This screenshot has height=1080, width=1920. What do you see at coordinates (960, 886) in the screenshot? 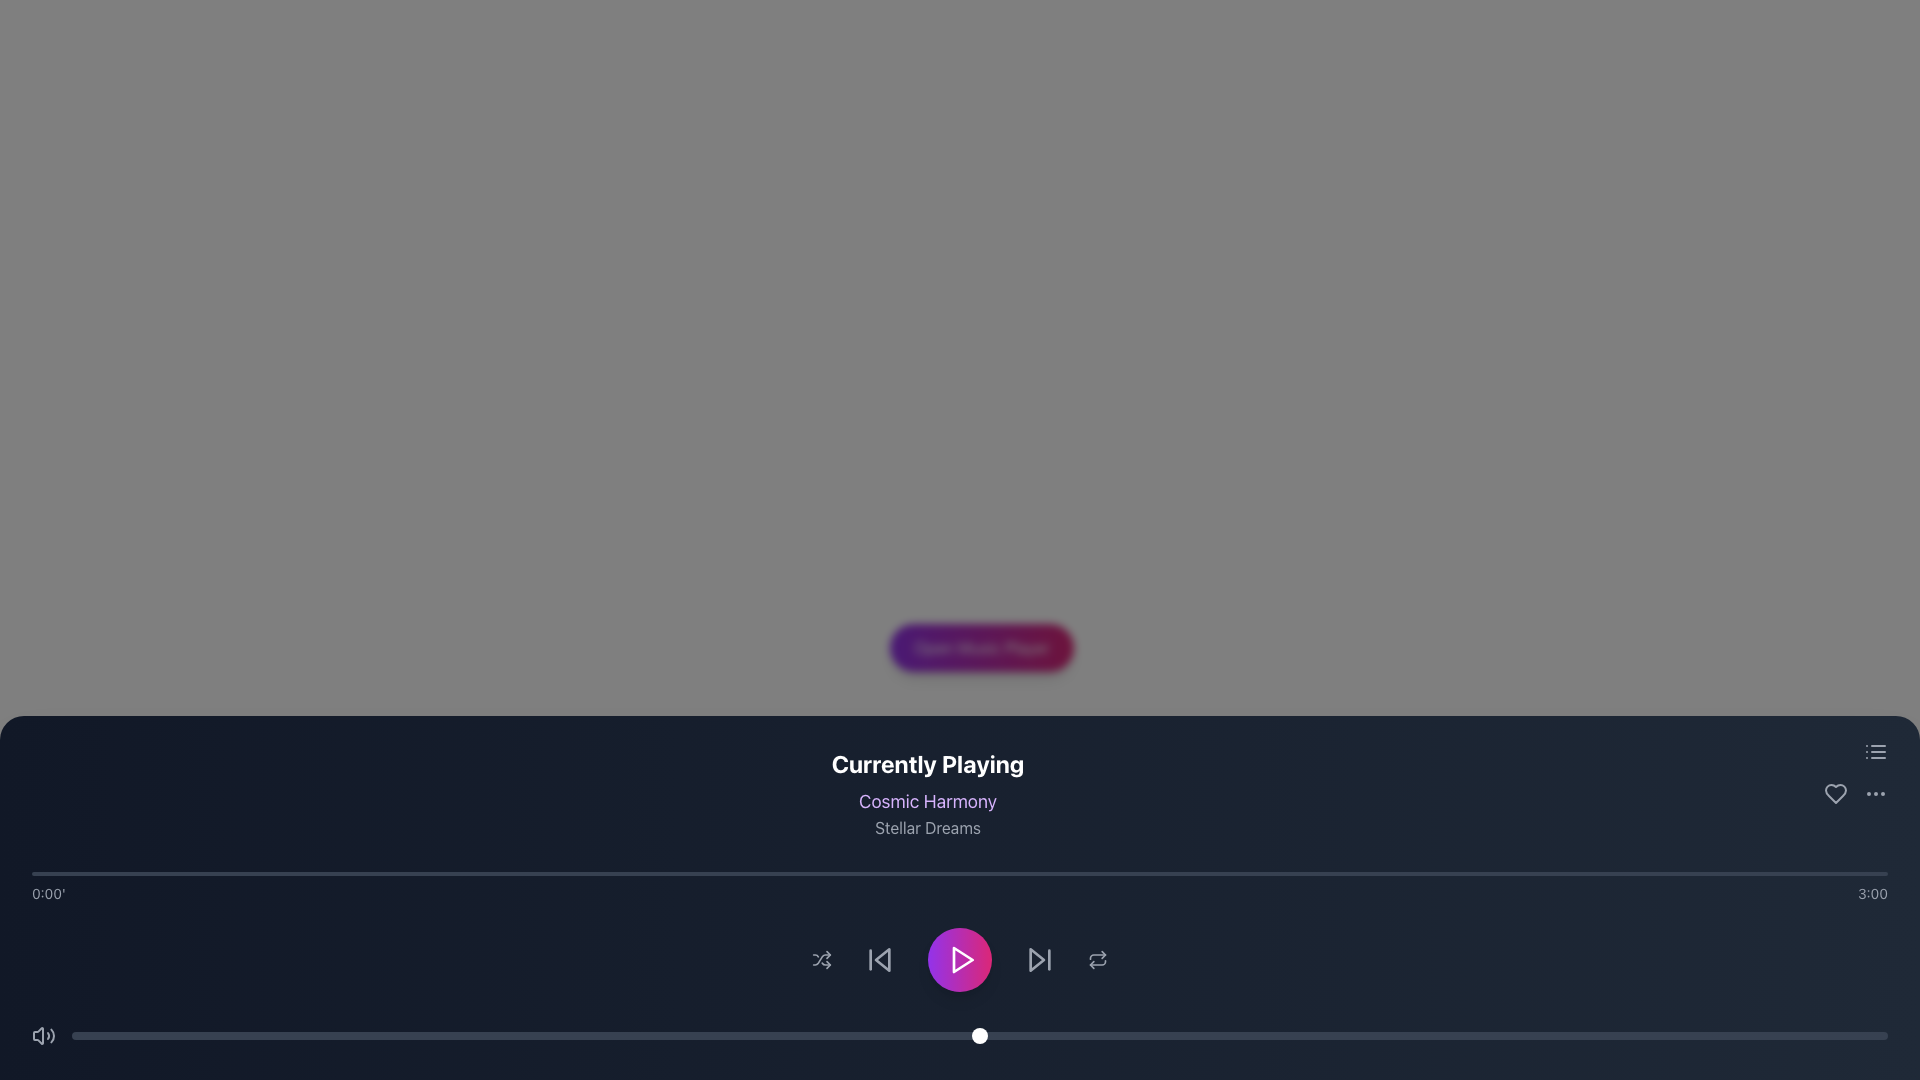
I see `the horizontal progress bar, which is a thin gradient-colored line labeled with '0:00' and '3:00', located near the bottom section of the display above the playback controls` at bounding box center [960, 886].